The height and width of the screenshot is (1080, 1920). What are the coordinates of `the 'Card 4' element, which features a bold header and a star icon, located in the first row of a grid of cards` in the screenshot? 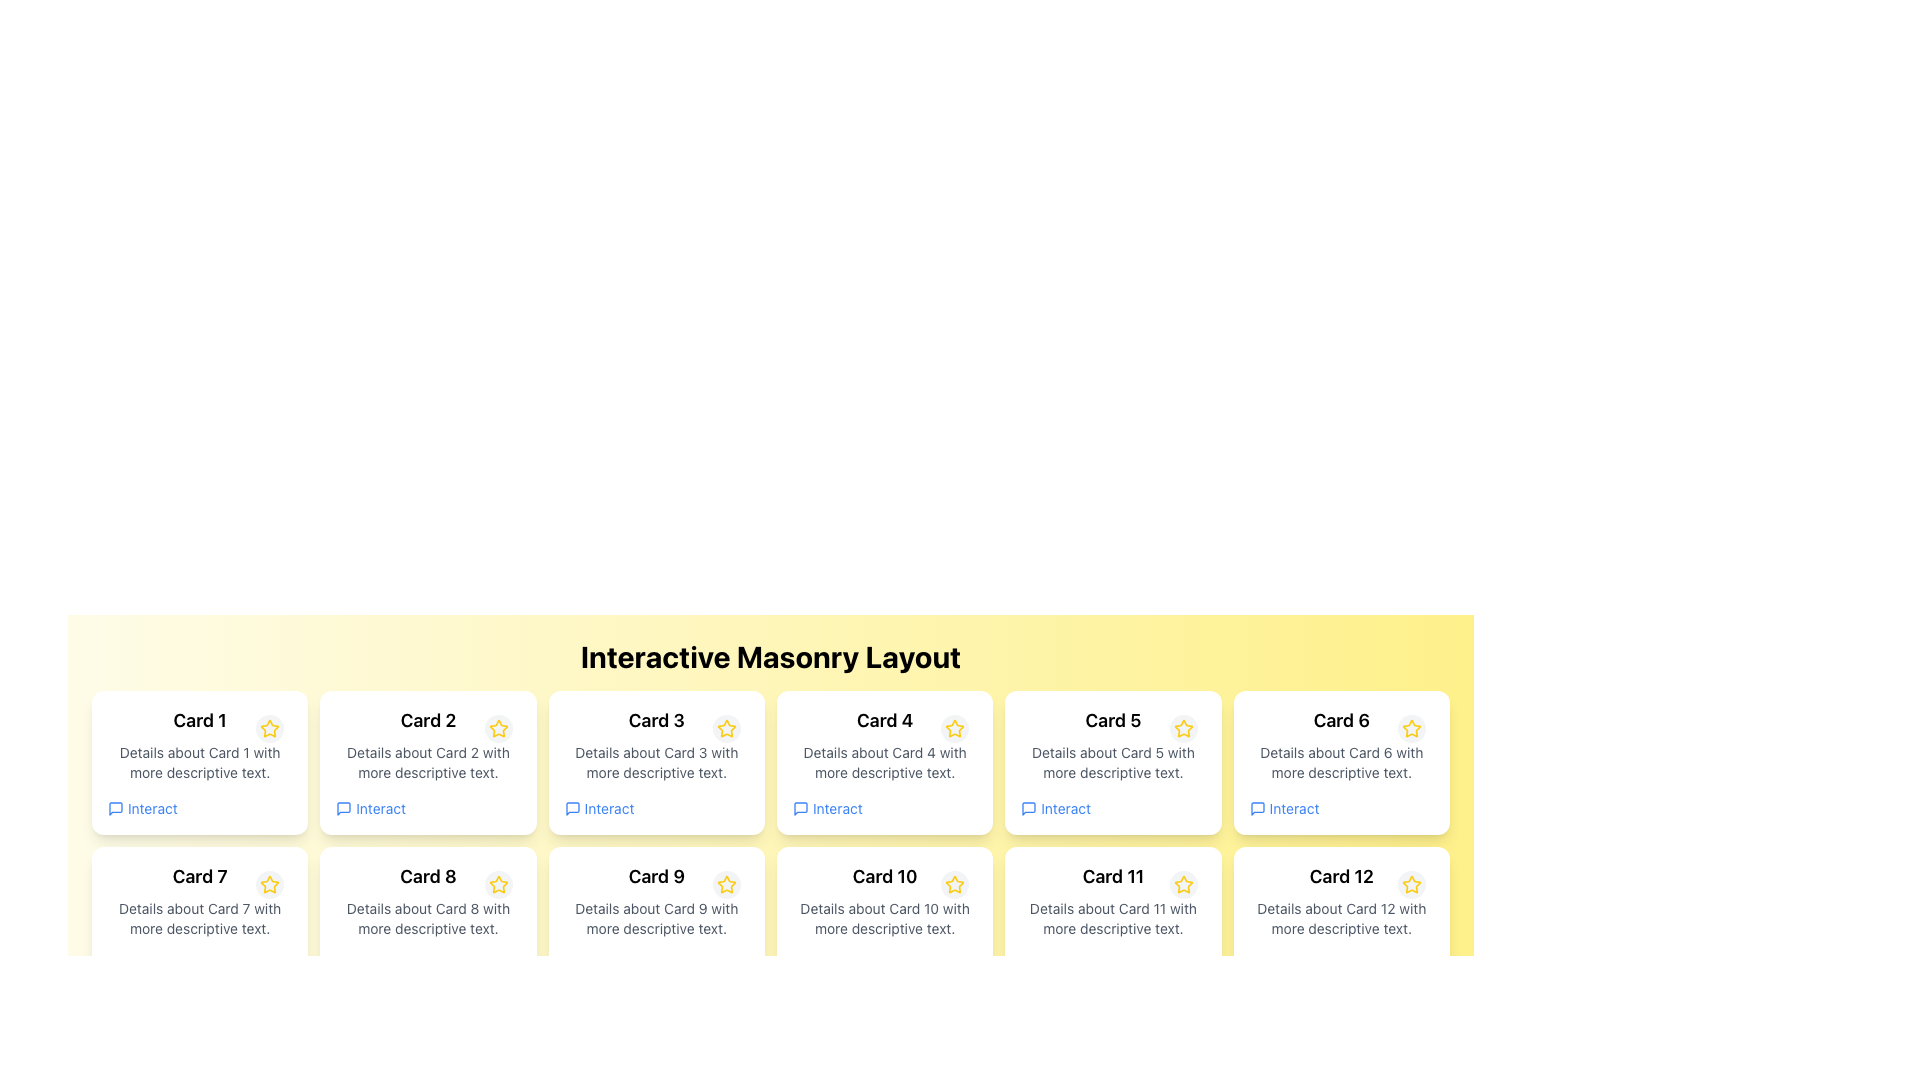 It's located at (883, 763).